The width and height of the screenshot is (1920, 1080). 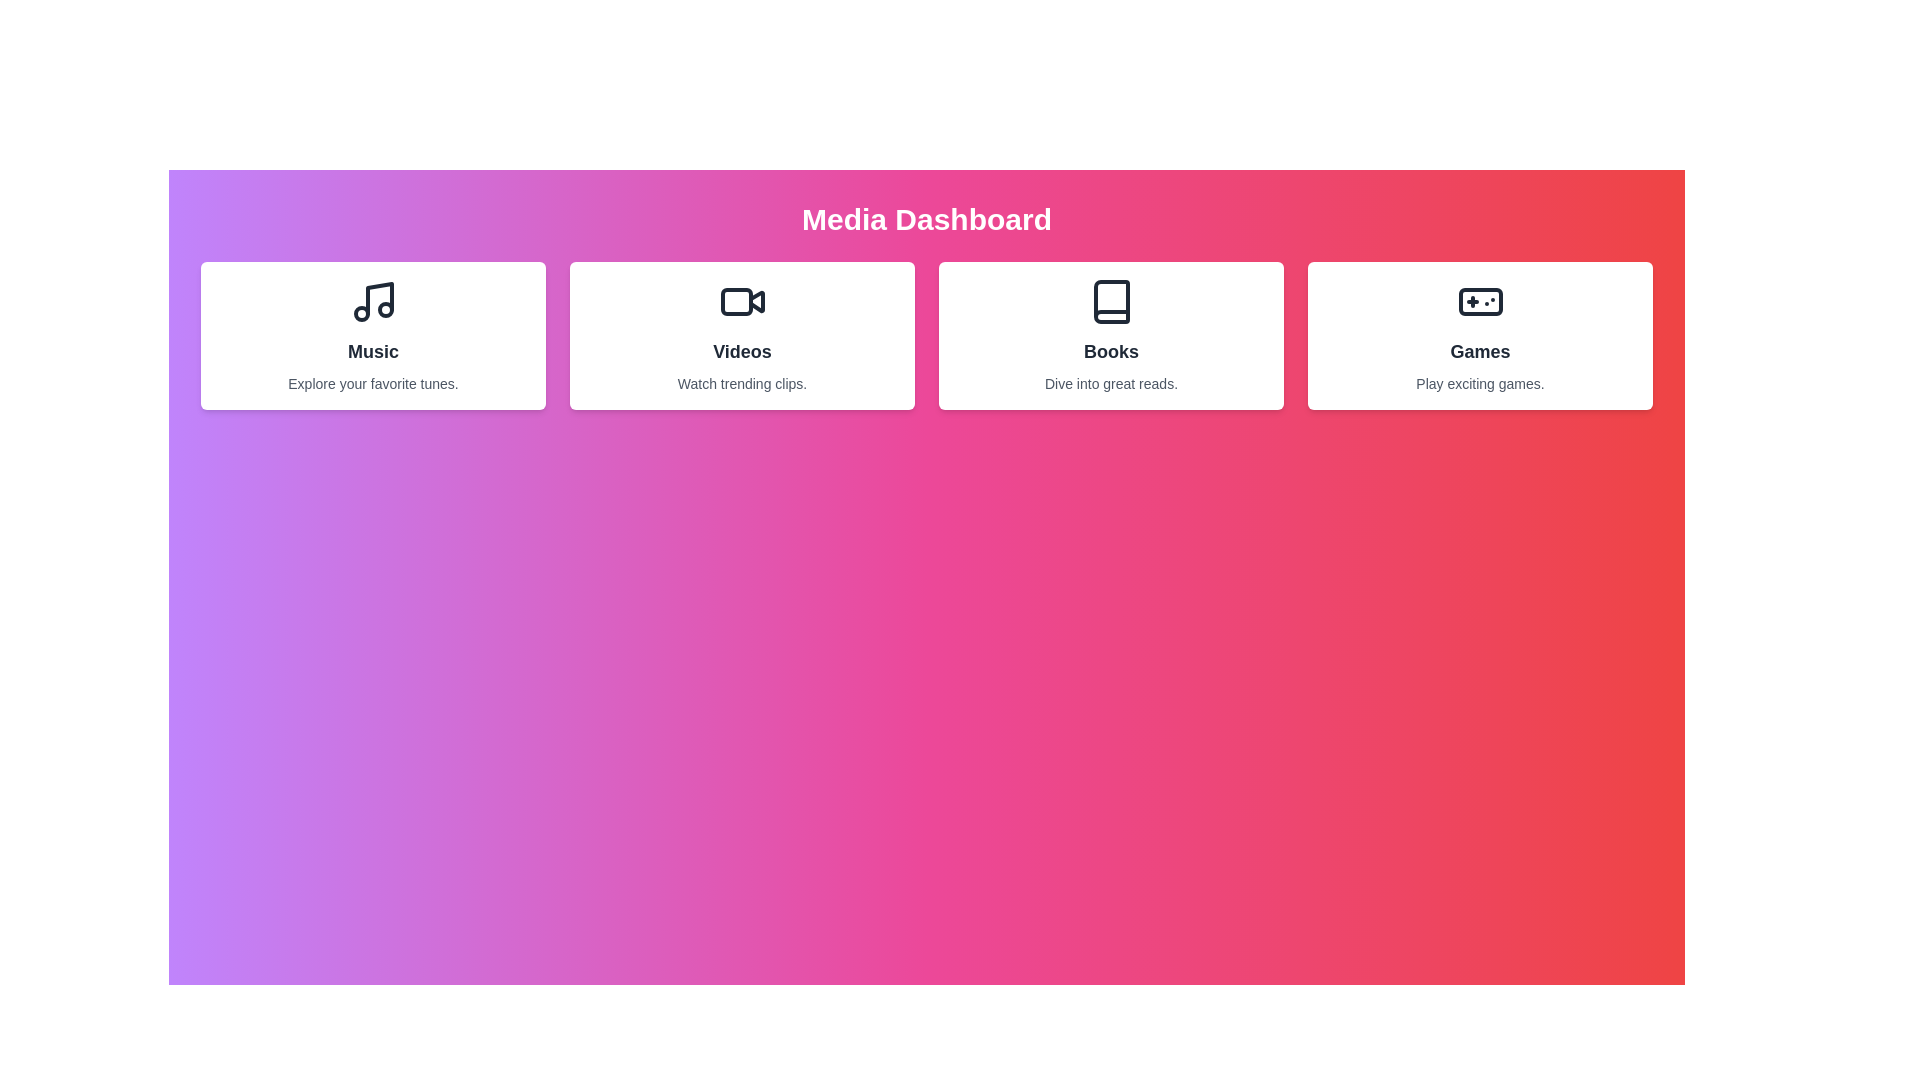 I want to click on the minimalist vector graphic icon depicting a book, which is located within the 'Books' card on the media dashboard interface, so click(x=1110, y=301).